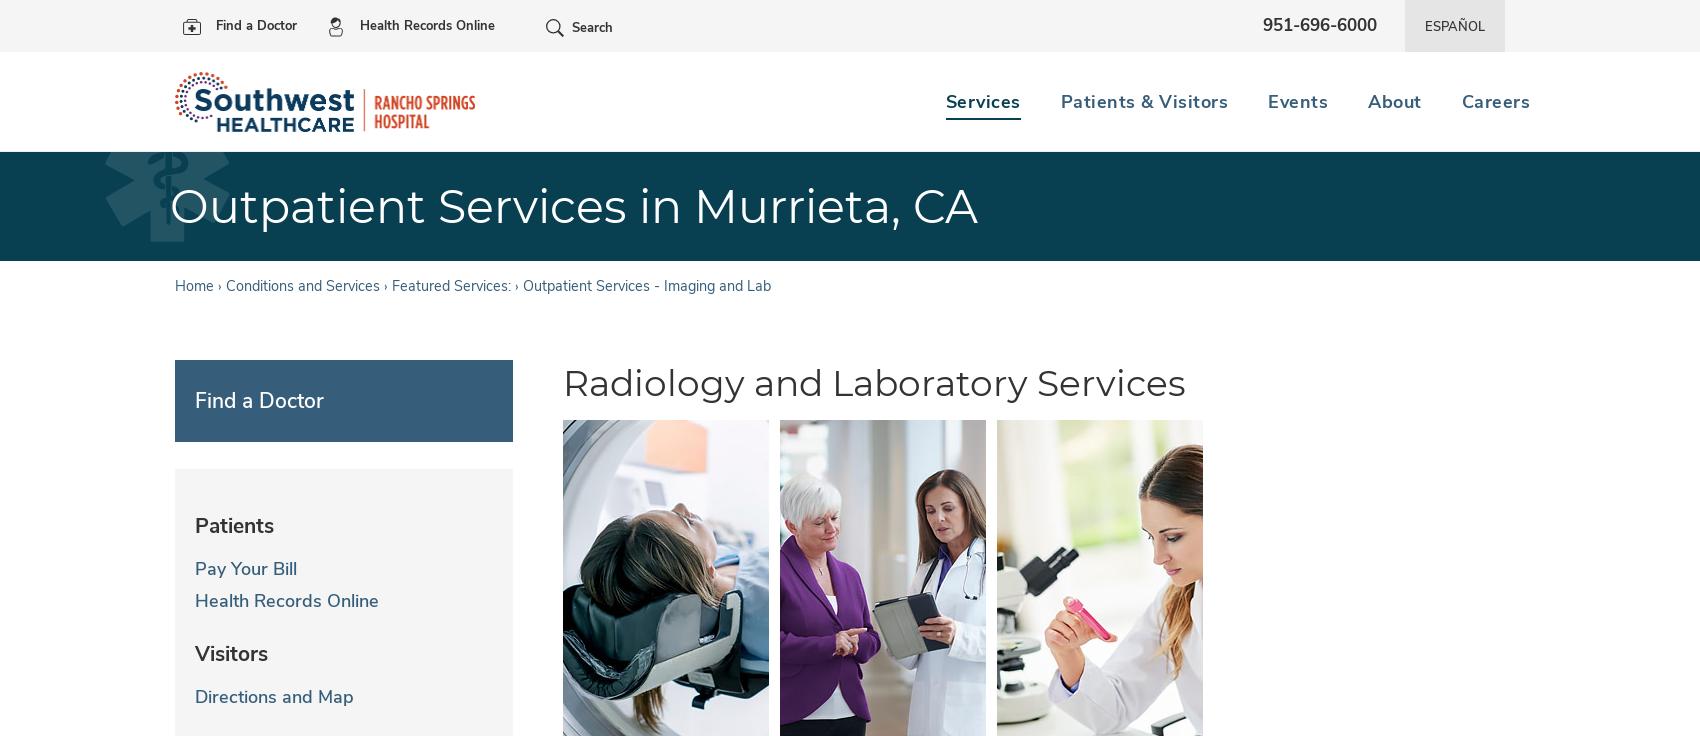 The width and height of the screenshot is (1700, 736). What do you see at coordinates (457, 285) in the screenshot?
I see `'Featured Services: ›'` at bounding box center [457, 285].